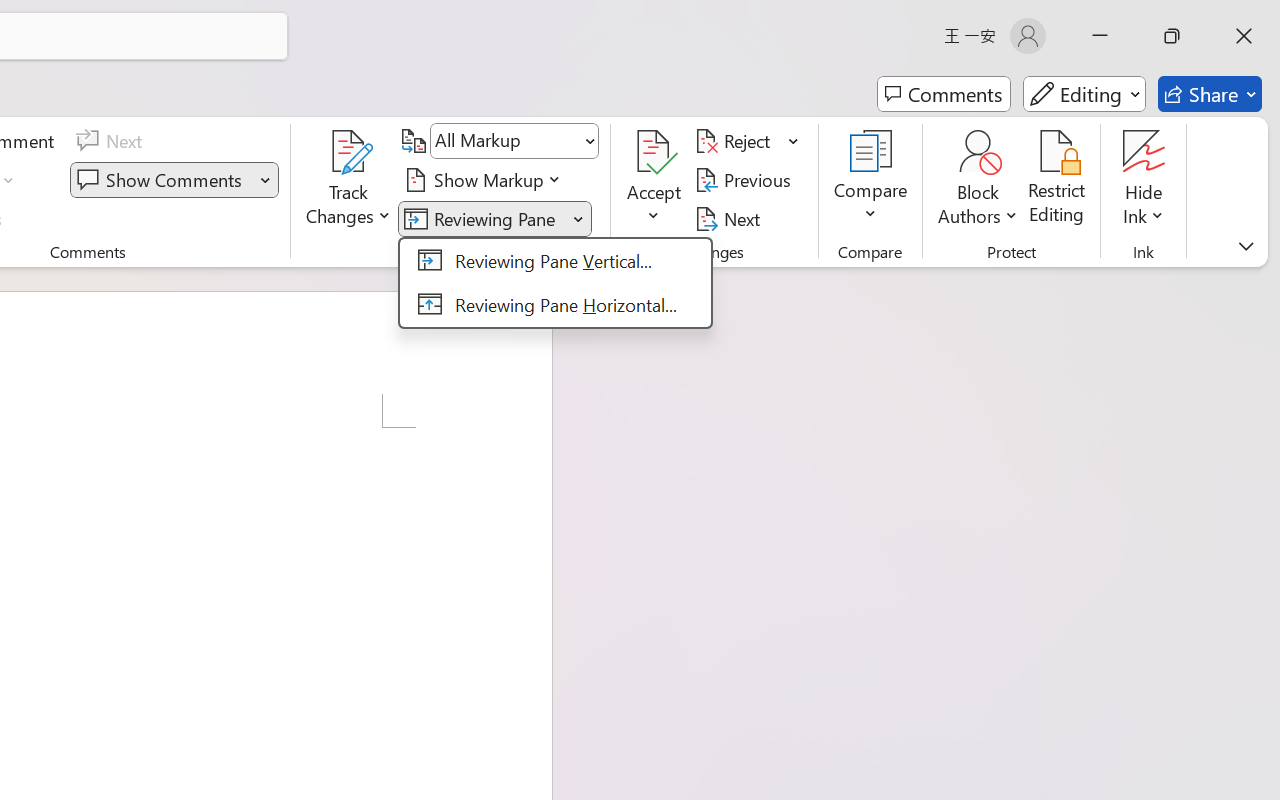 The image size is (1280, 800). What do you see at coordinates (746, 141) in the screenshot?
I see `'Reject'` at bounding box center [746, 141].